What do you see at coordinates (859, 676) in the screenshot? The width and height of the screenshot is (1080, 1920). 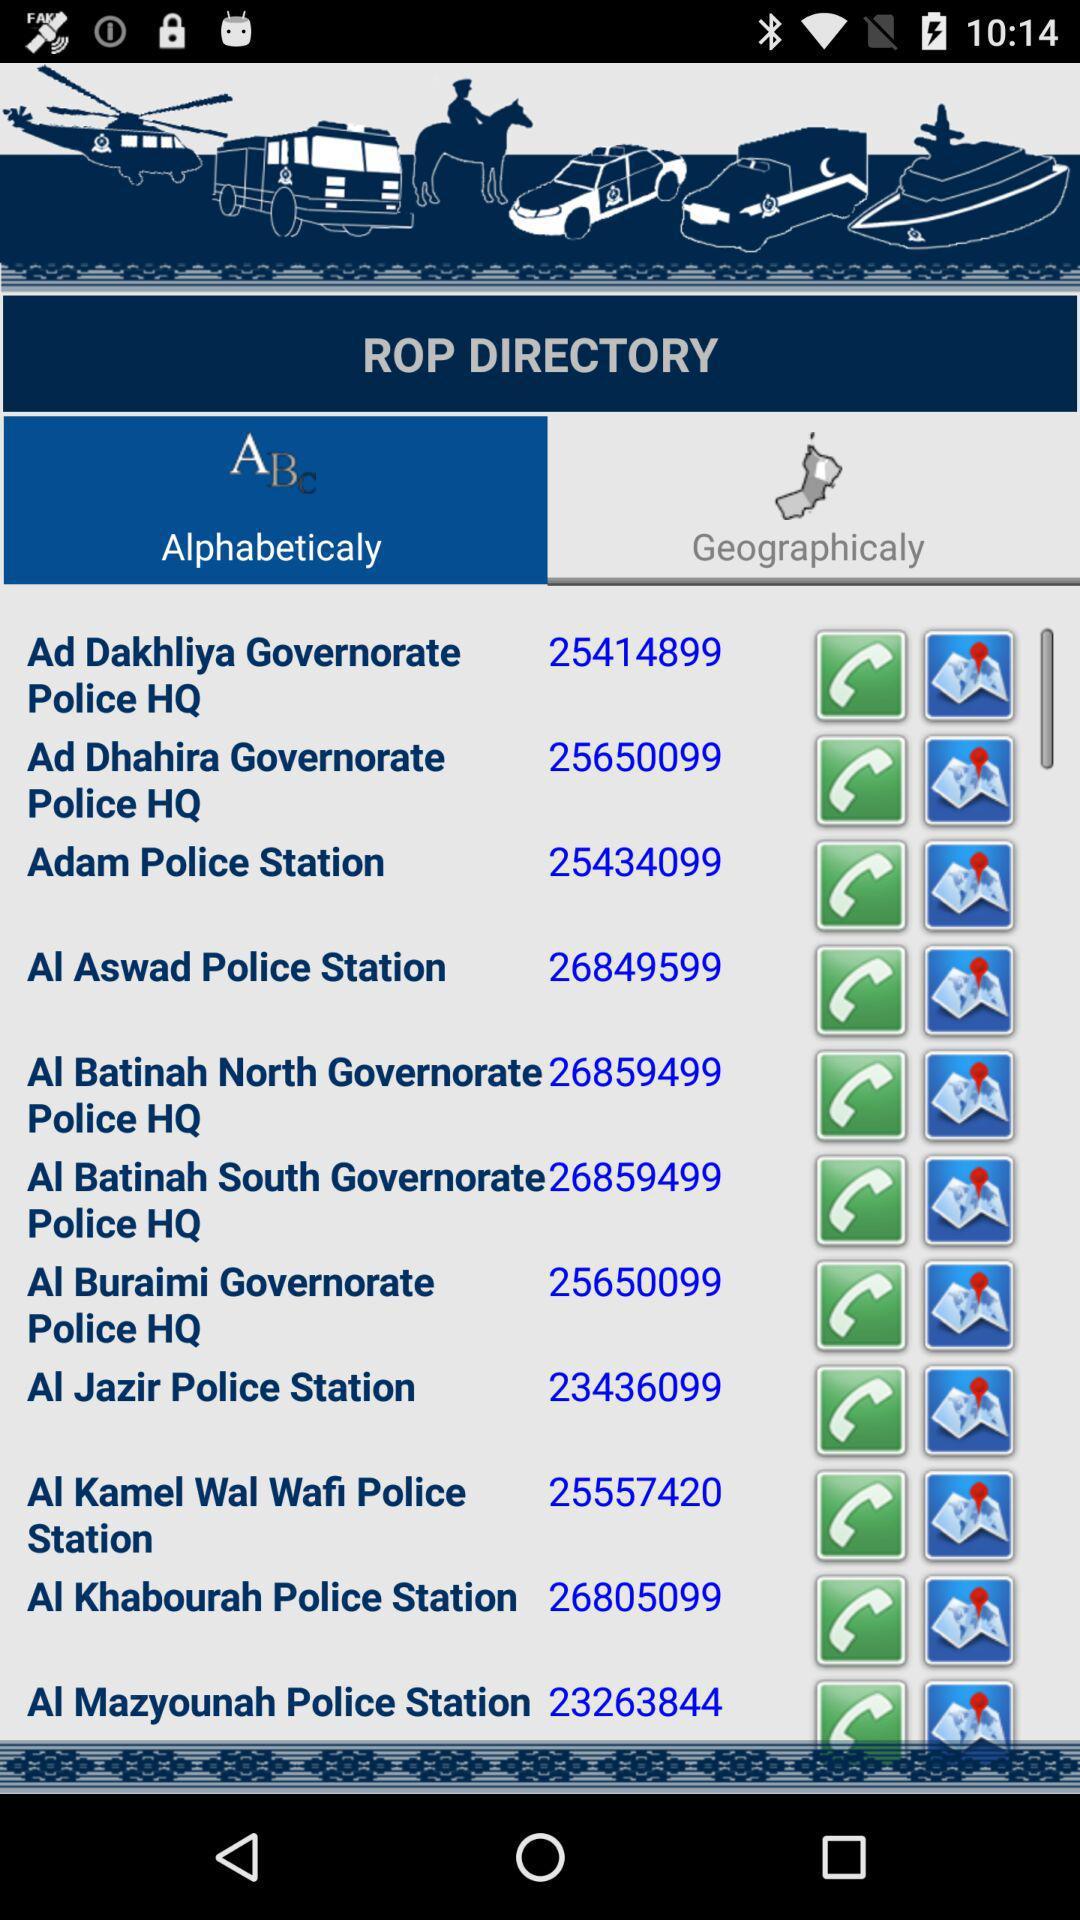 I see `the item above the 25650099 app` at bounding box center [859, 676].